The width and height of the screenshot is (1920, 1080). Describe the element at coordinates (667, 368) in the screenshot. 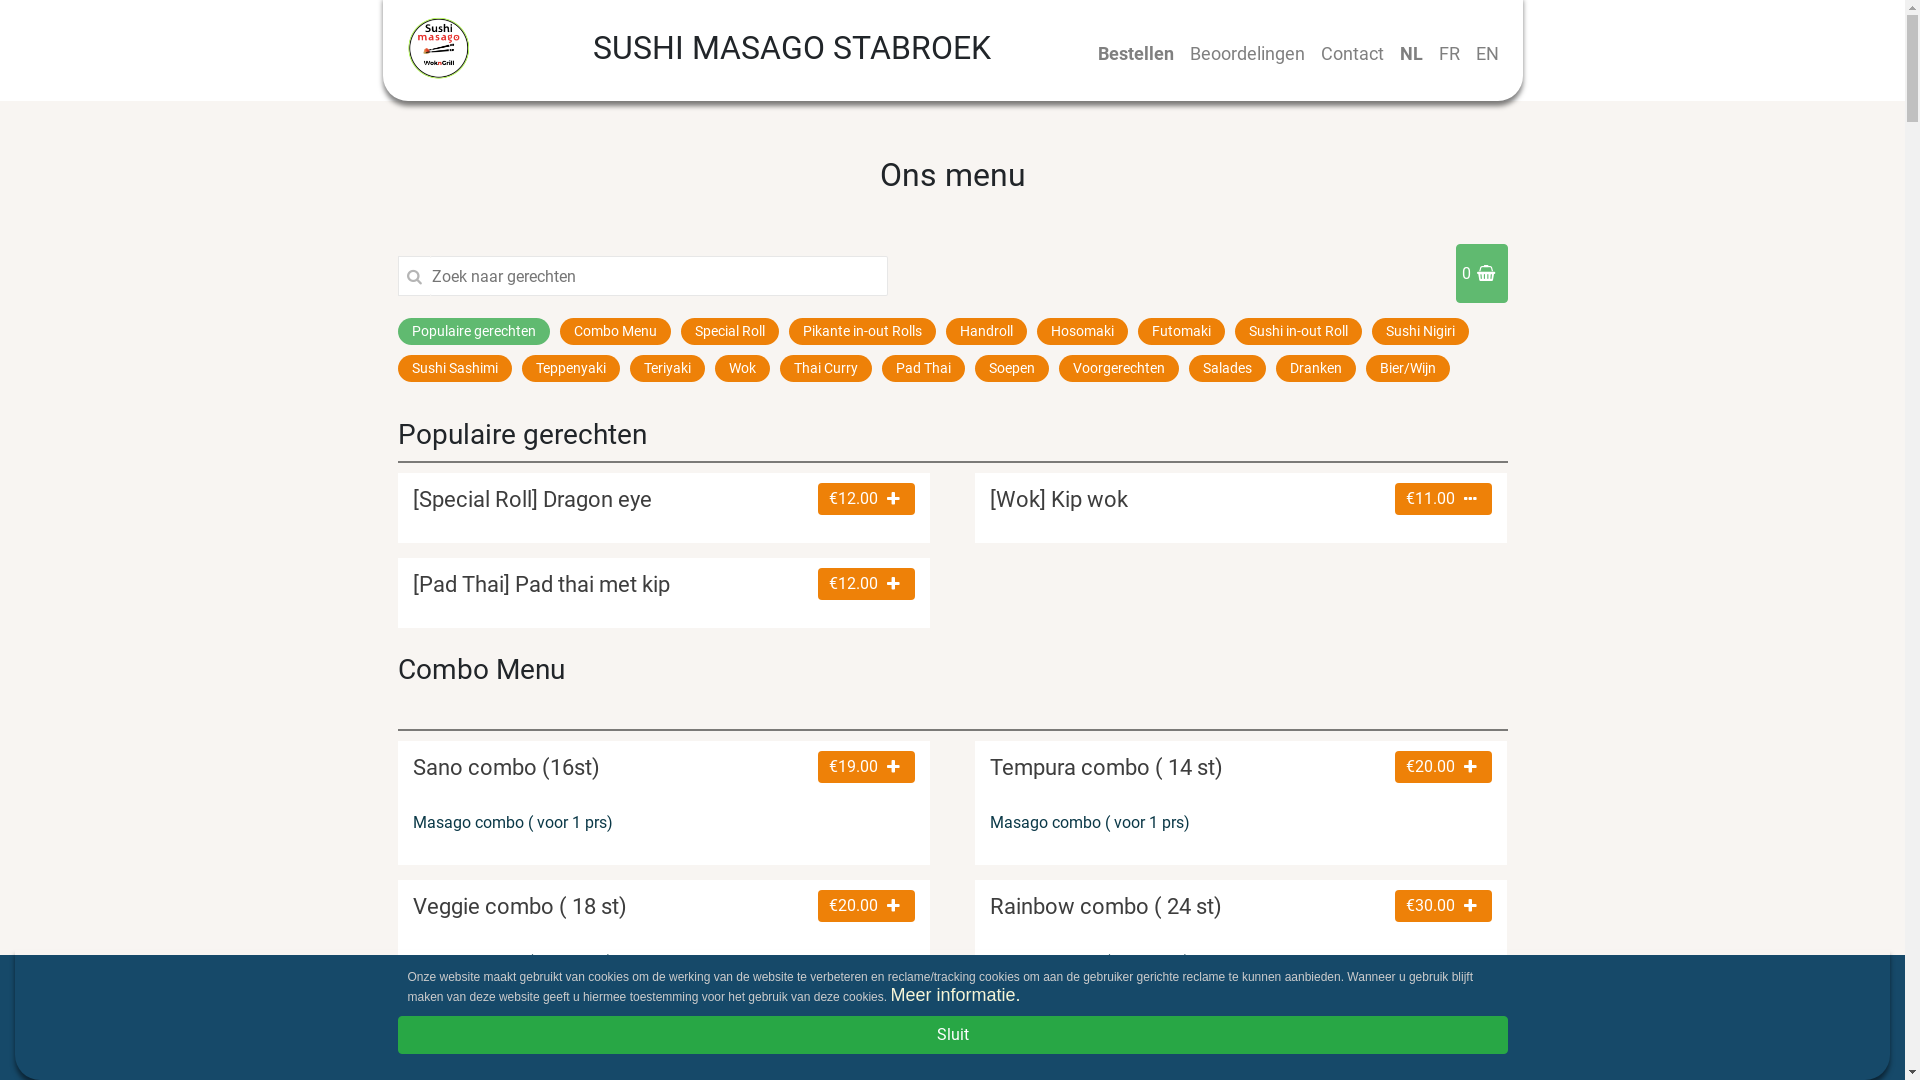

I see `'Teriyaki'` at that location.